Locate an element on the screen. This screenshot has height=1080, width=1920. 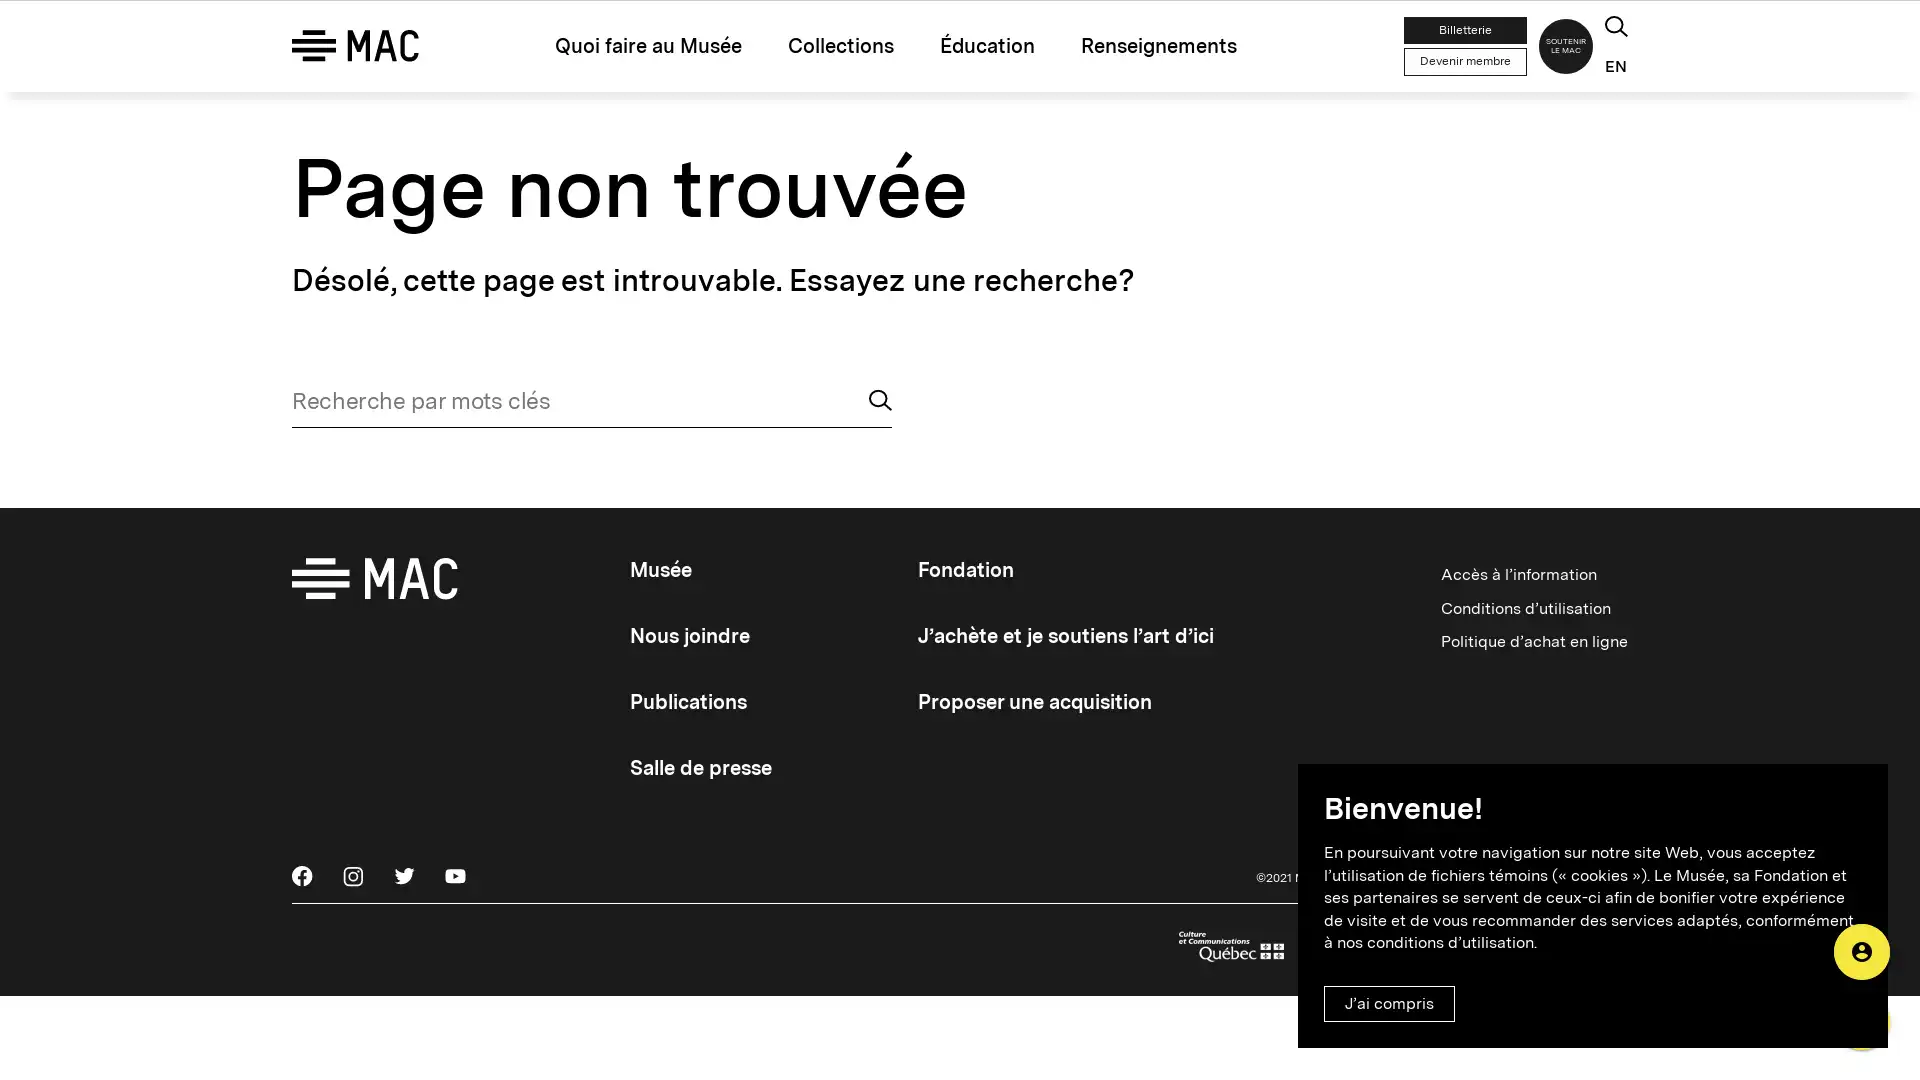
Recherchez is located at coordinates (880, 427).